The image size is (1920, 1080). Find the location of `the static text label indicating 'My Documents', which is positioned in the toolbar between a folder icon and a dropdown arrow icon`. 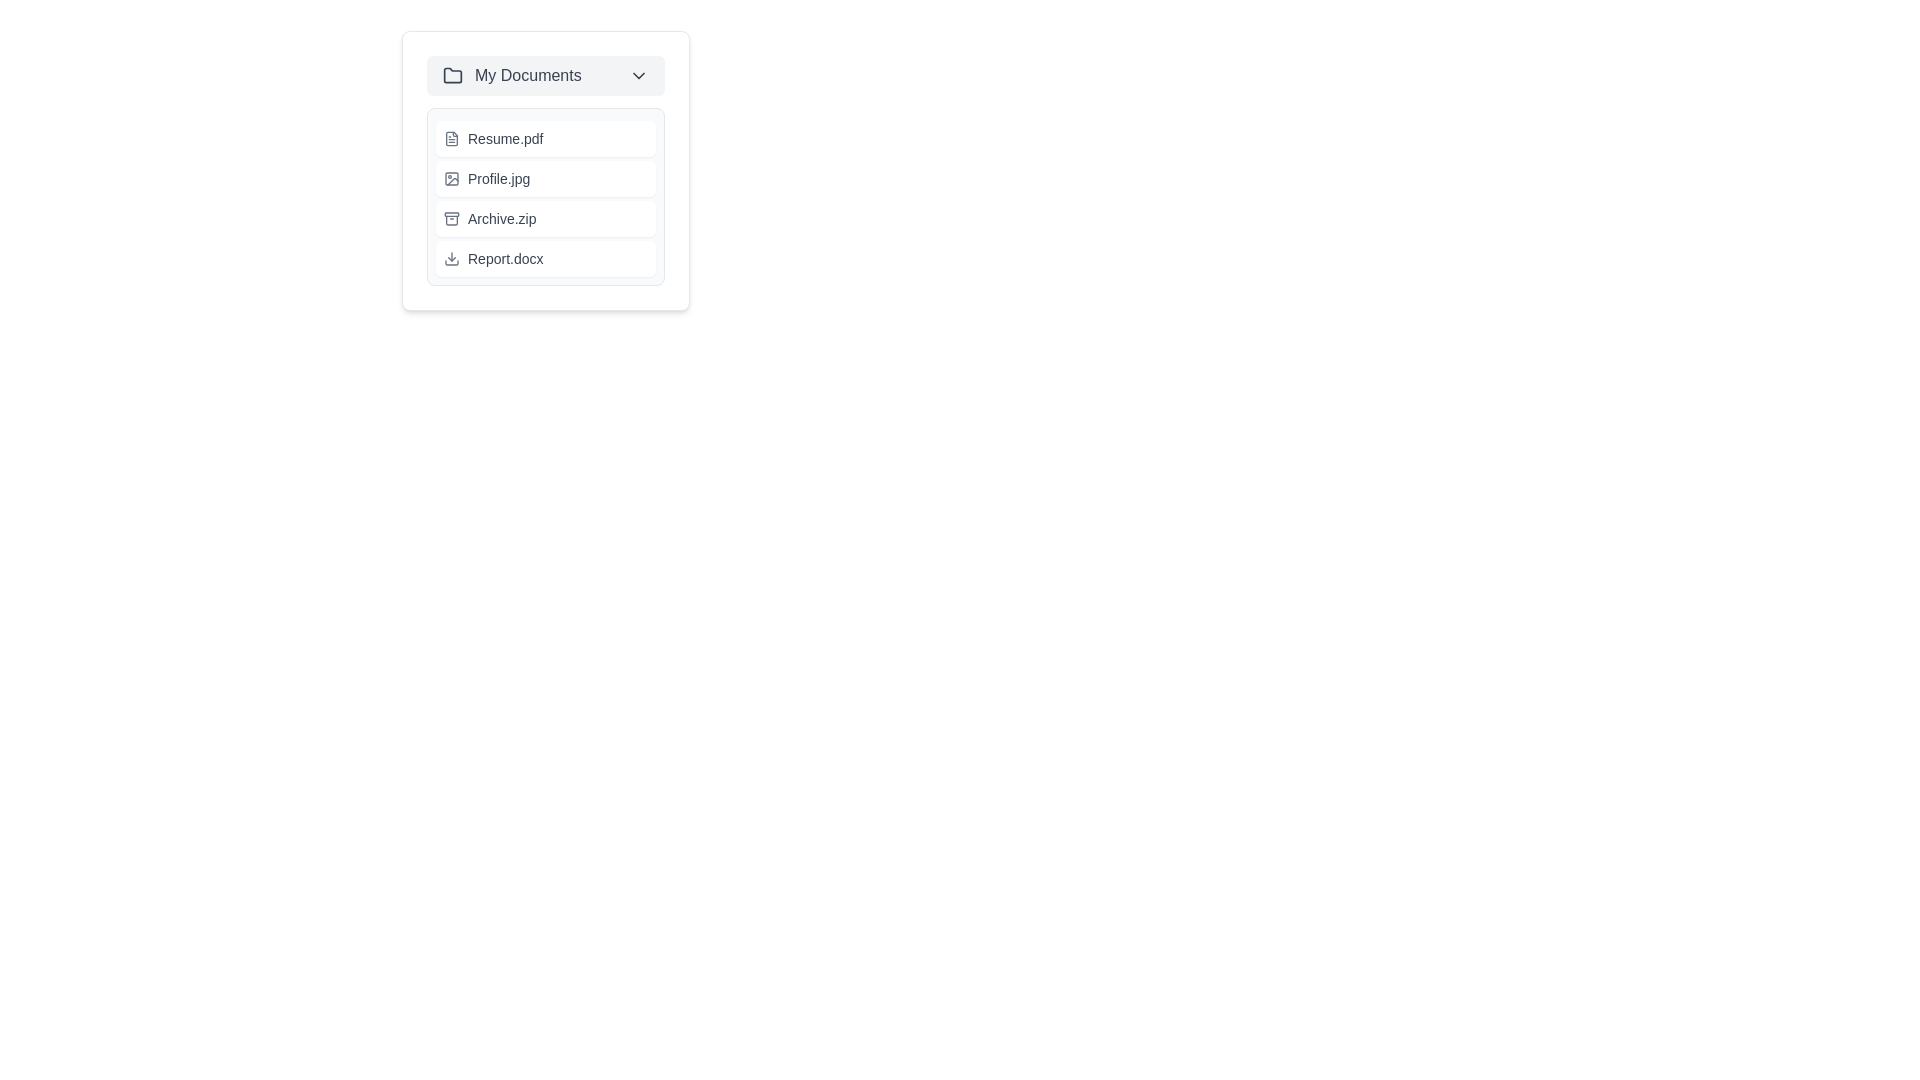

the static text label indicating 'My Documents', which is positioned in the toolbar between a folder icon and a dropdown arrow icon is located at coordinates (552, 75).